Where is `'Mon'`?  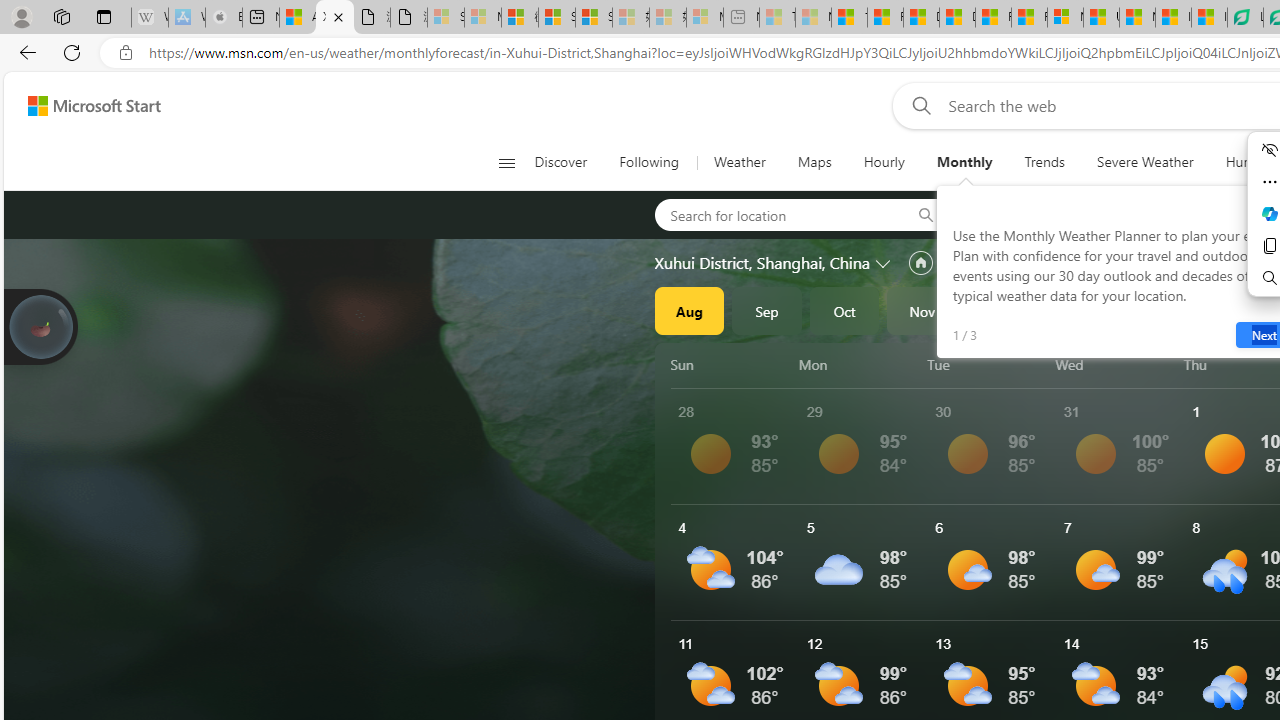
'Mon' is located at coordinates (859, 364).